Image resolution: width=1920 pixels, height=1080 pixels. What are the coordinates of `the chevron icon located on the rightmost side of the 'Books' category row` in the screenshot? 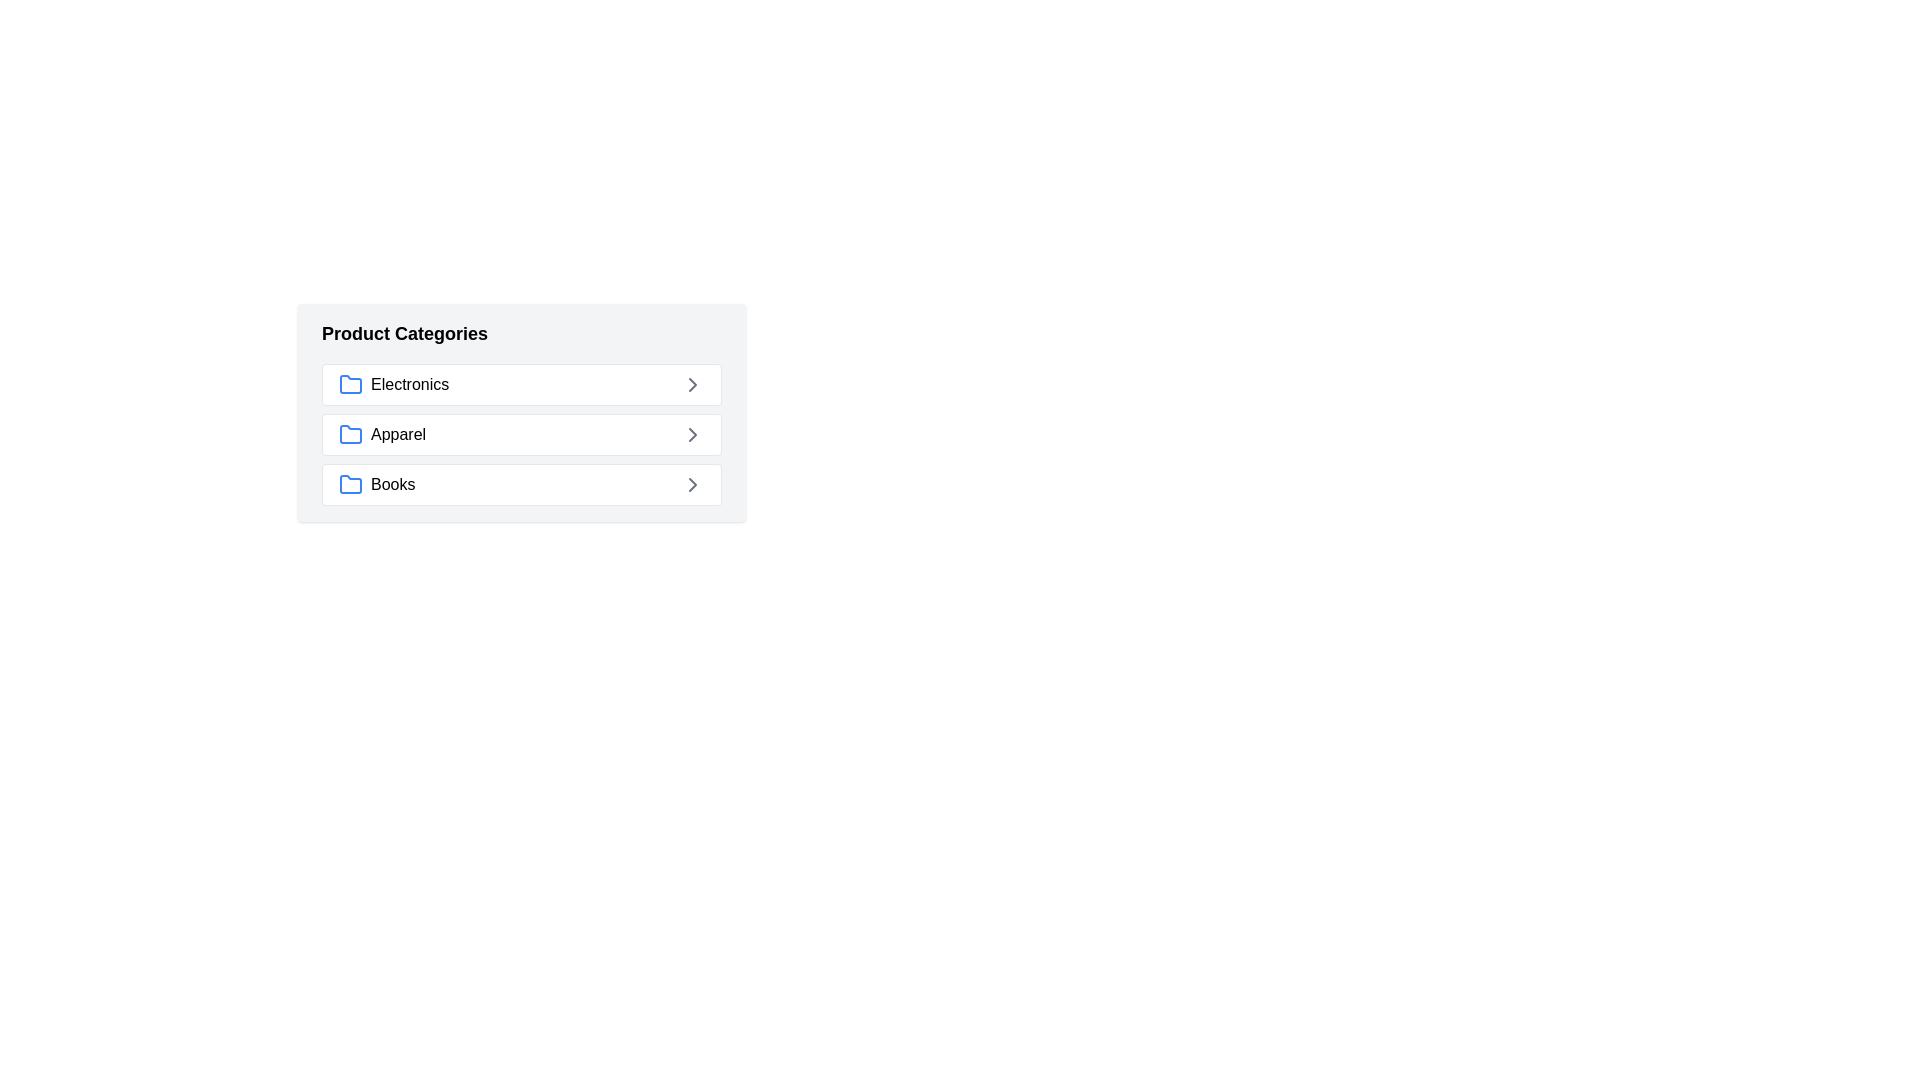 It's located at (692, 485).